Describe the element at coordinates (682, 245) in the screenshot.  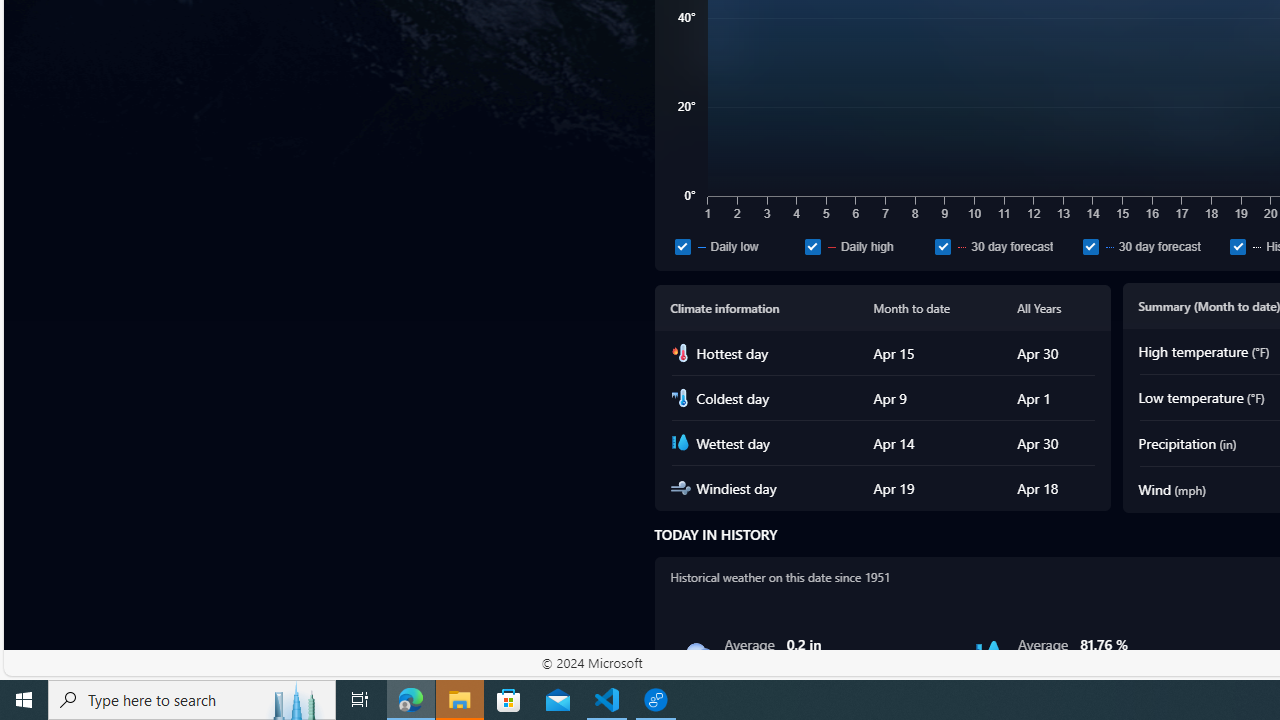
I see `'Daily low'` at that location.